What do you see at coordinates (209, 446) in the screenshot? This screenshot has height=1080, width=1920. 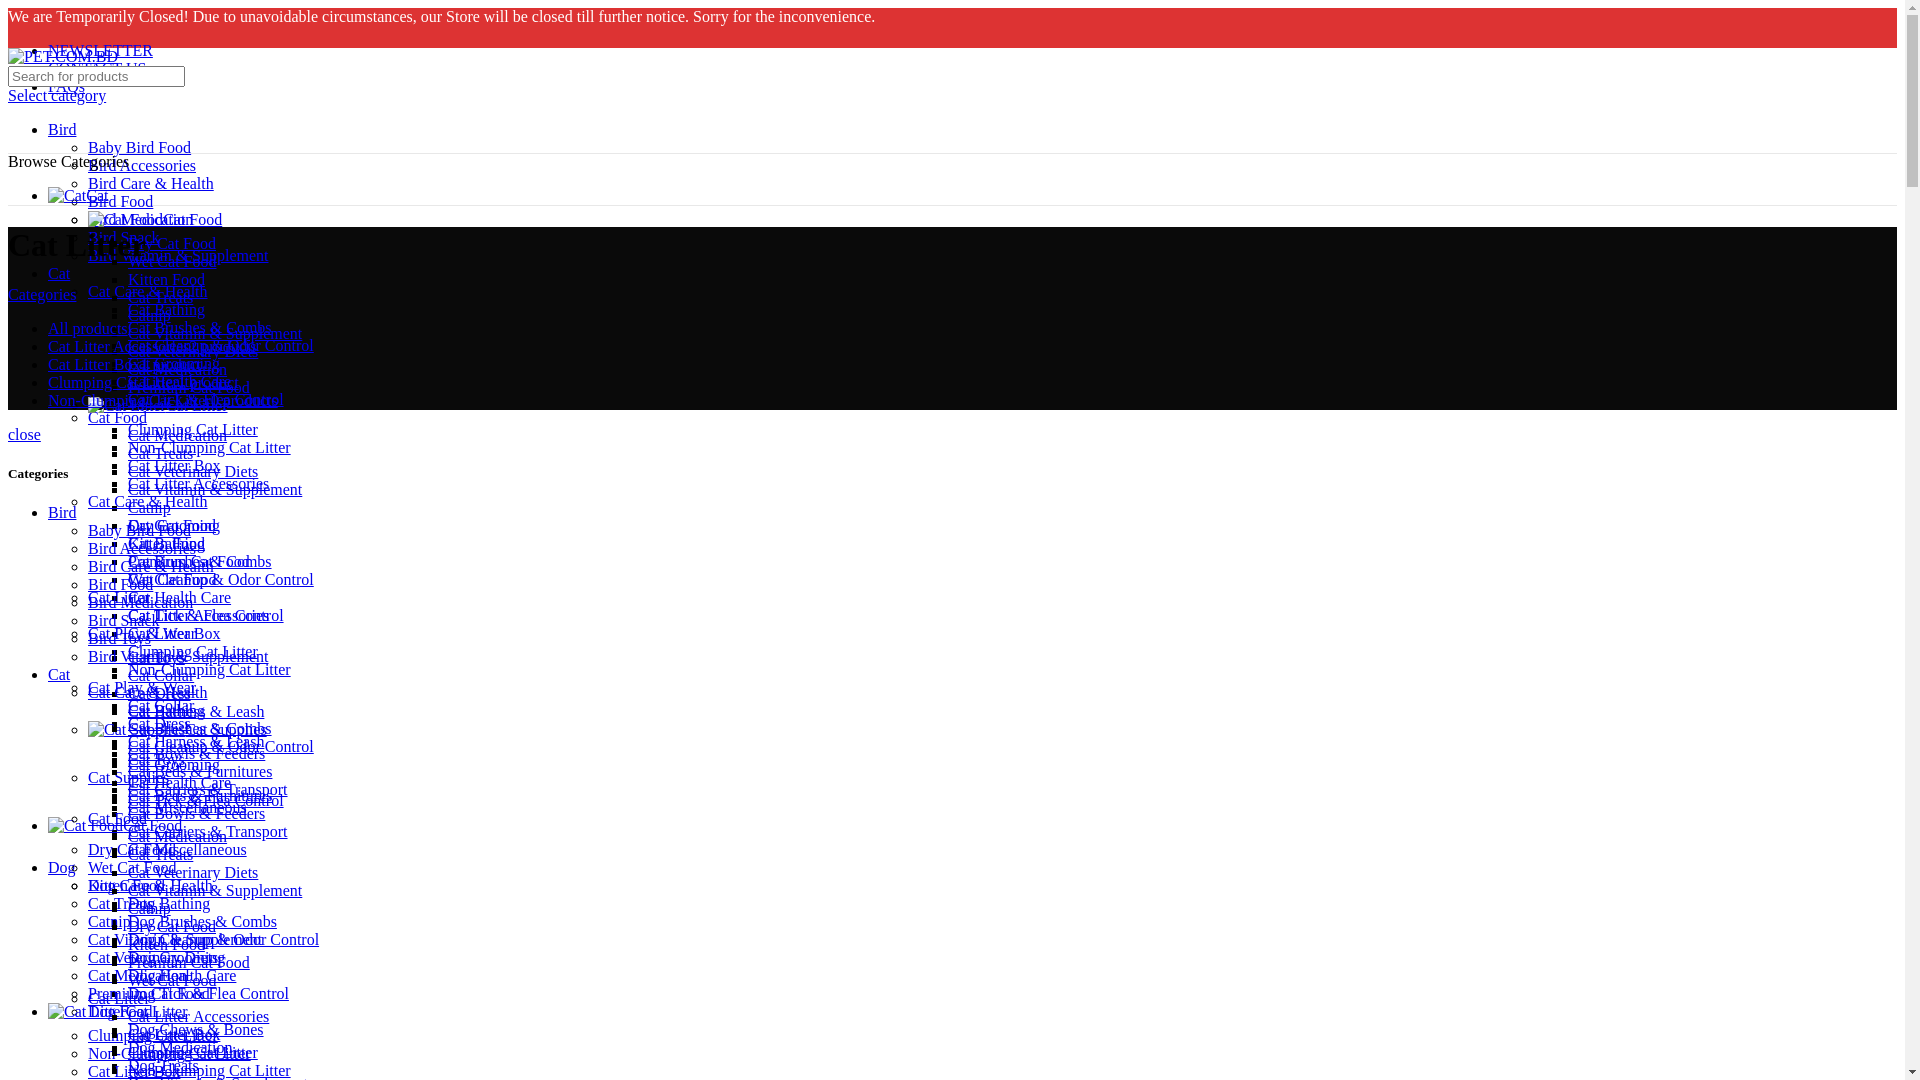 I see `'Non-Clumping Cat Litter'` at bounding box center [209, 446].